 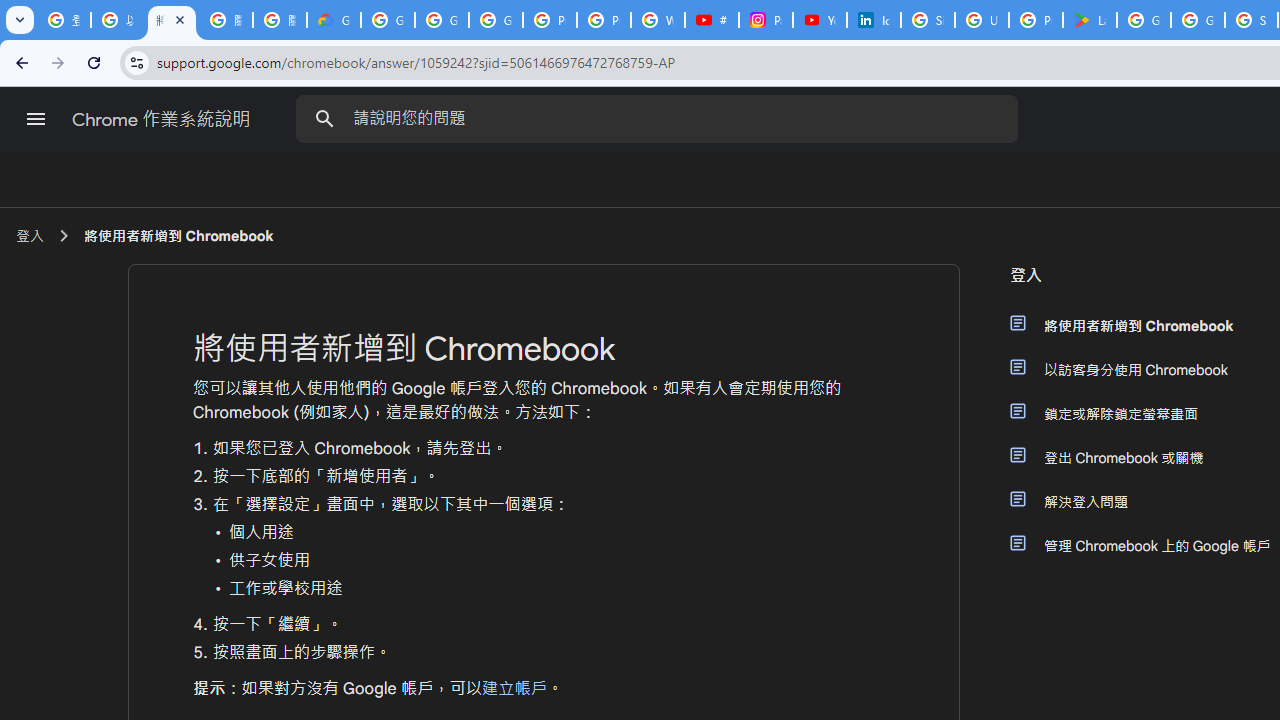 What do you see at coordinates (20, 20) in the screenshot?
I see `'Search tabs'` at bounding box center [20, 20].